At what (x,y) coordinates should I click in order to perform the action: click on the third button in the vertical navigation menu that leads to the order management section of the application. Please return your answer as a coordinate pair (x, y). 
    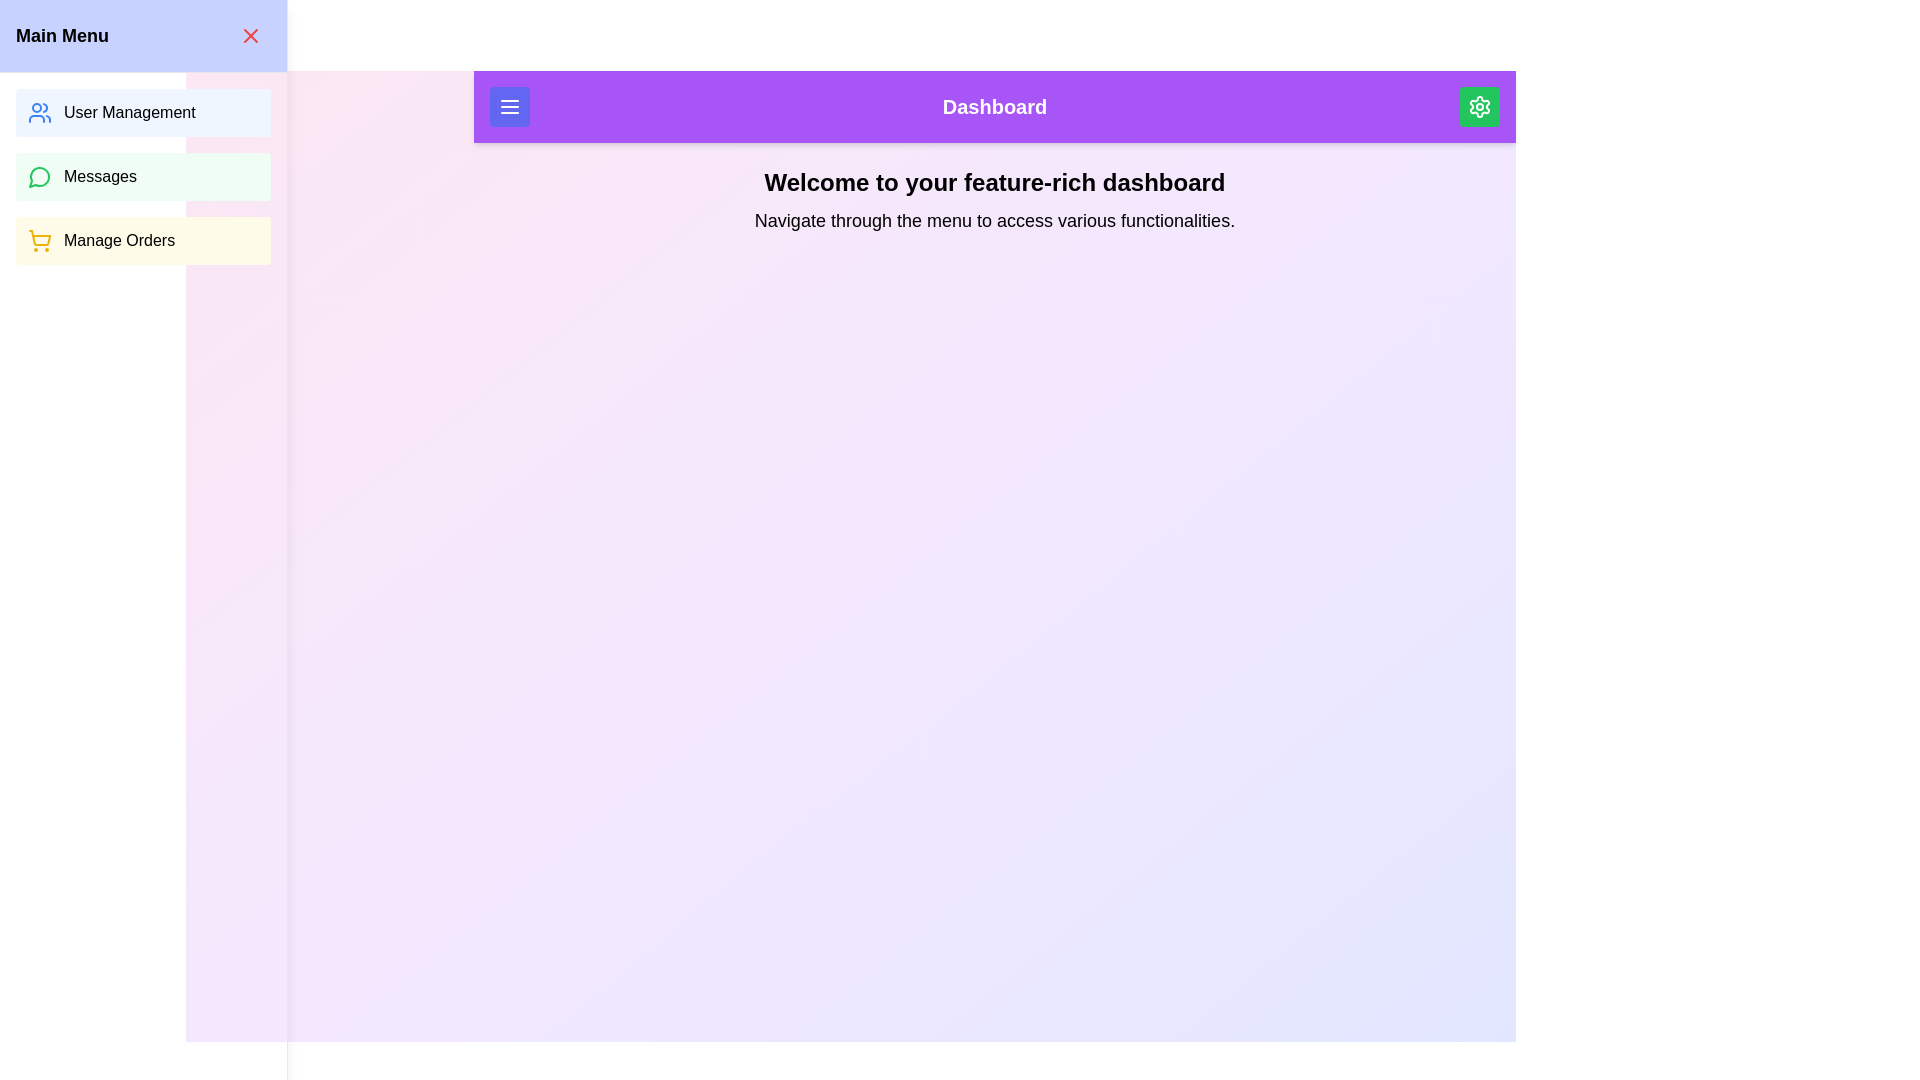
    Looking at the image, I should click on (142, 239).